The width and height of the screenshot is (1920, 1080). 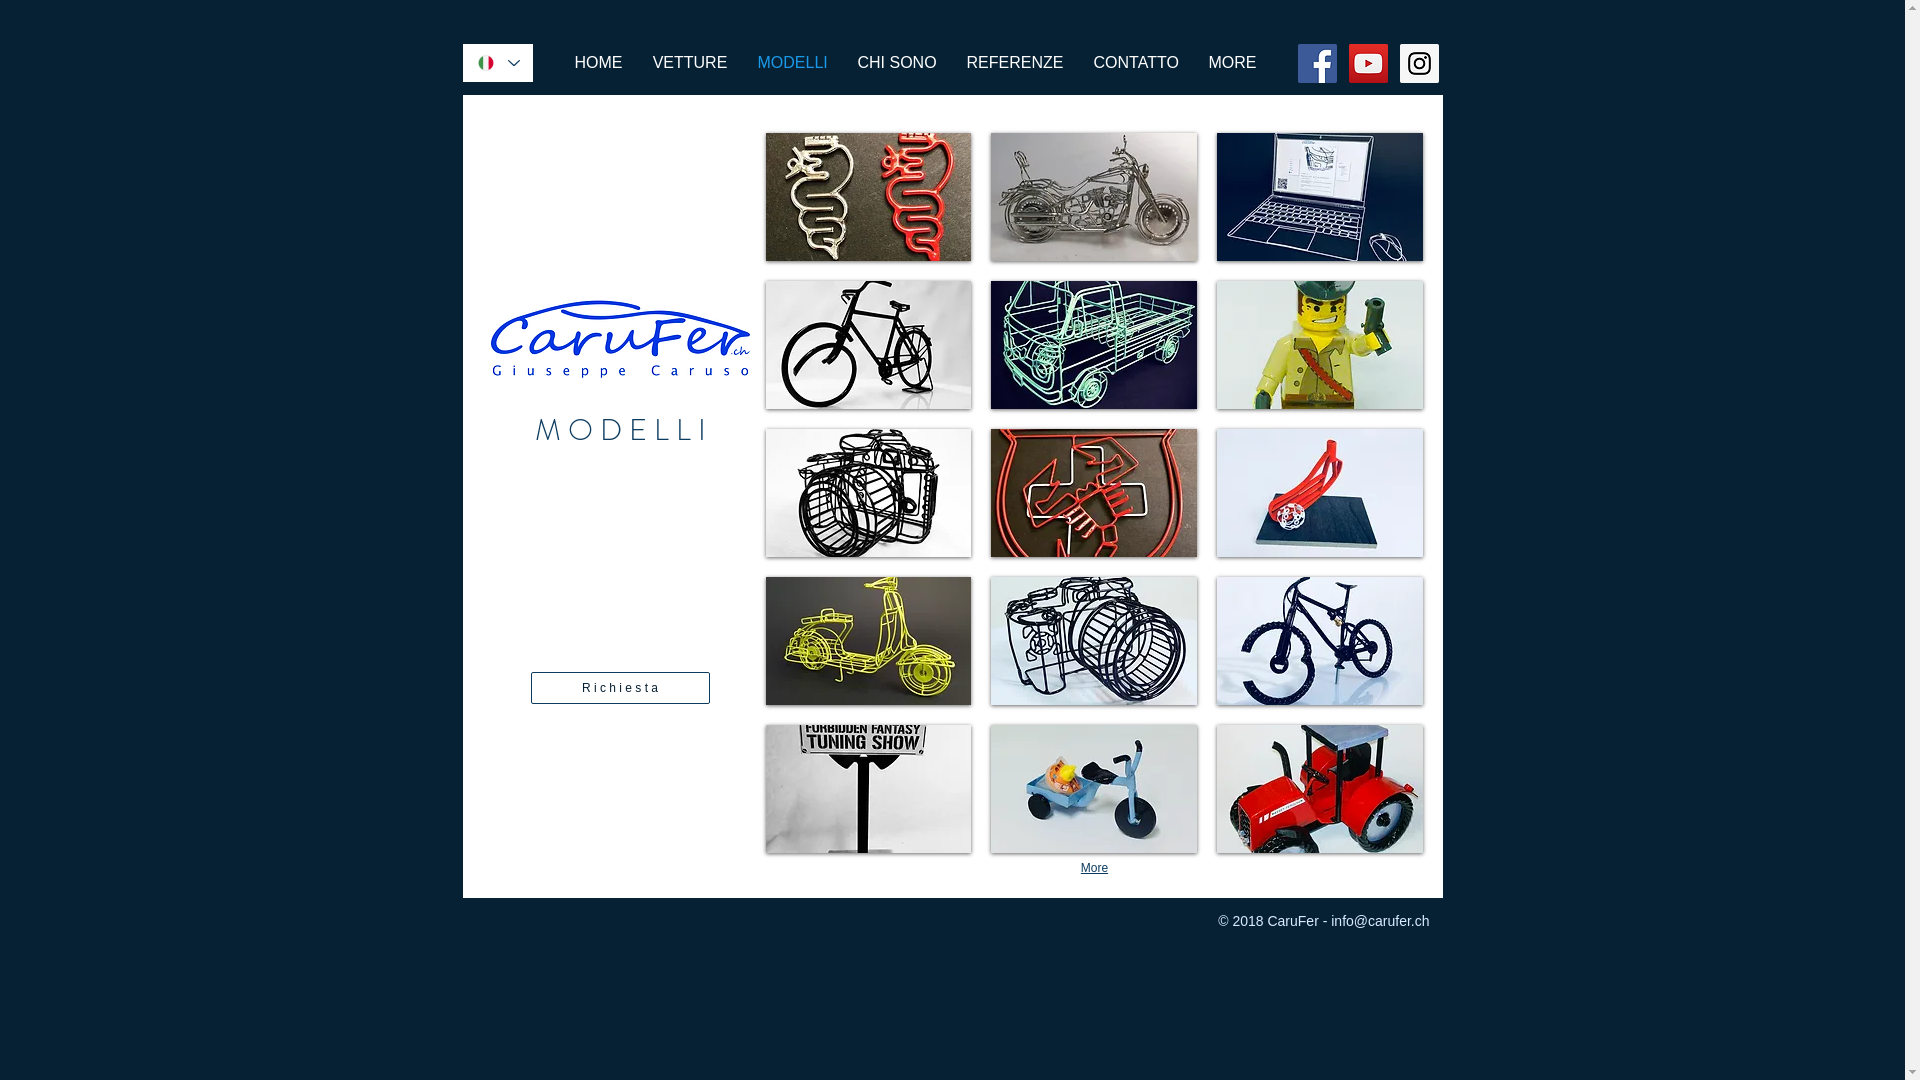 What do you see at coordinates (791, 61) in the screenshot?
I see `'MODELLI'` at bounding box center [791, 61].